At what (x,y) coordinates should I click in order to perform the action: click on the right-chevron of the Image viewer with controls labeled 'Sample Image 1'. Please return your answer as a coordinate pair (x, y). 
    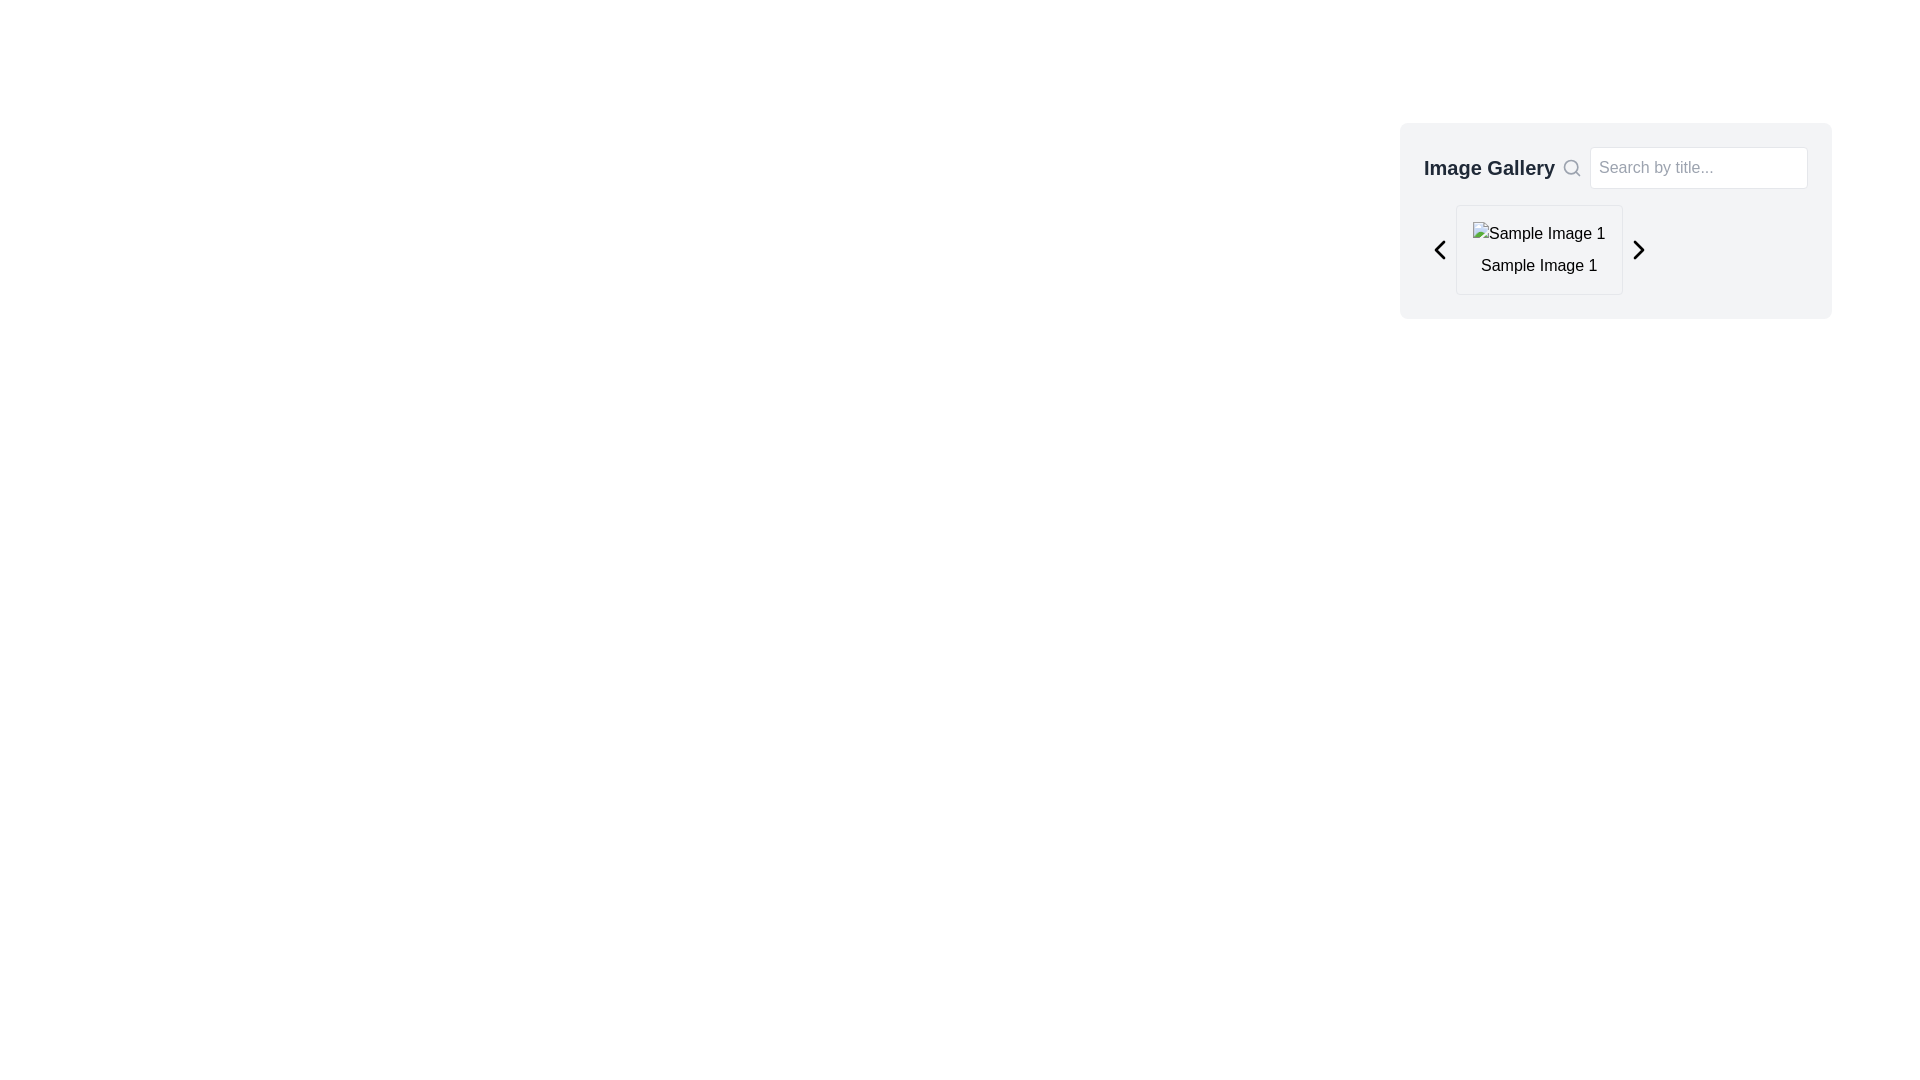
    Looking at the image, I should click on (1616, 249).